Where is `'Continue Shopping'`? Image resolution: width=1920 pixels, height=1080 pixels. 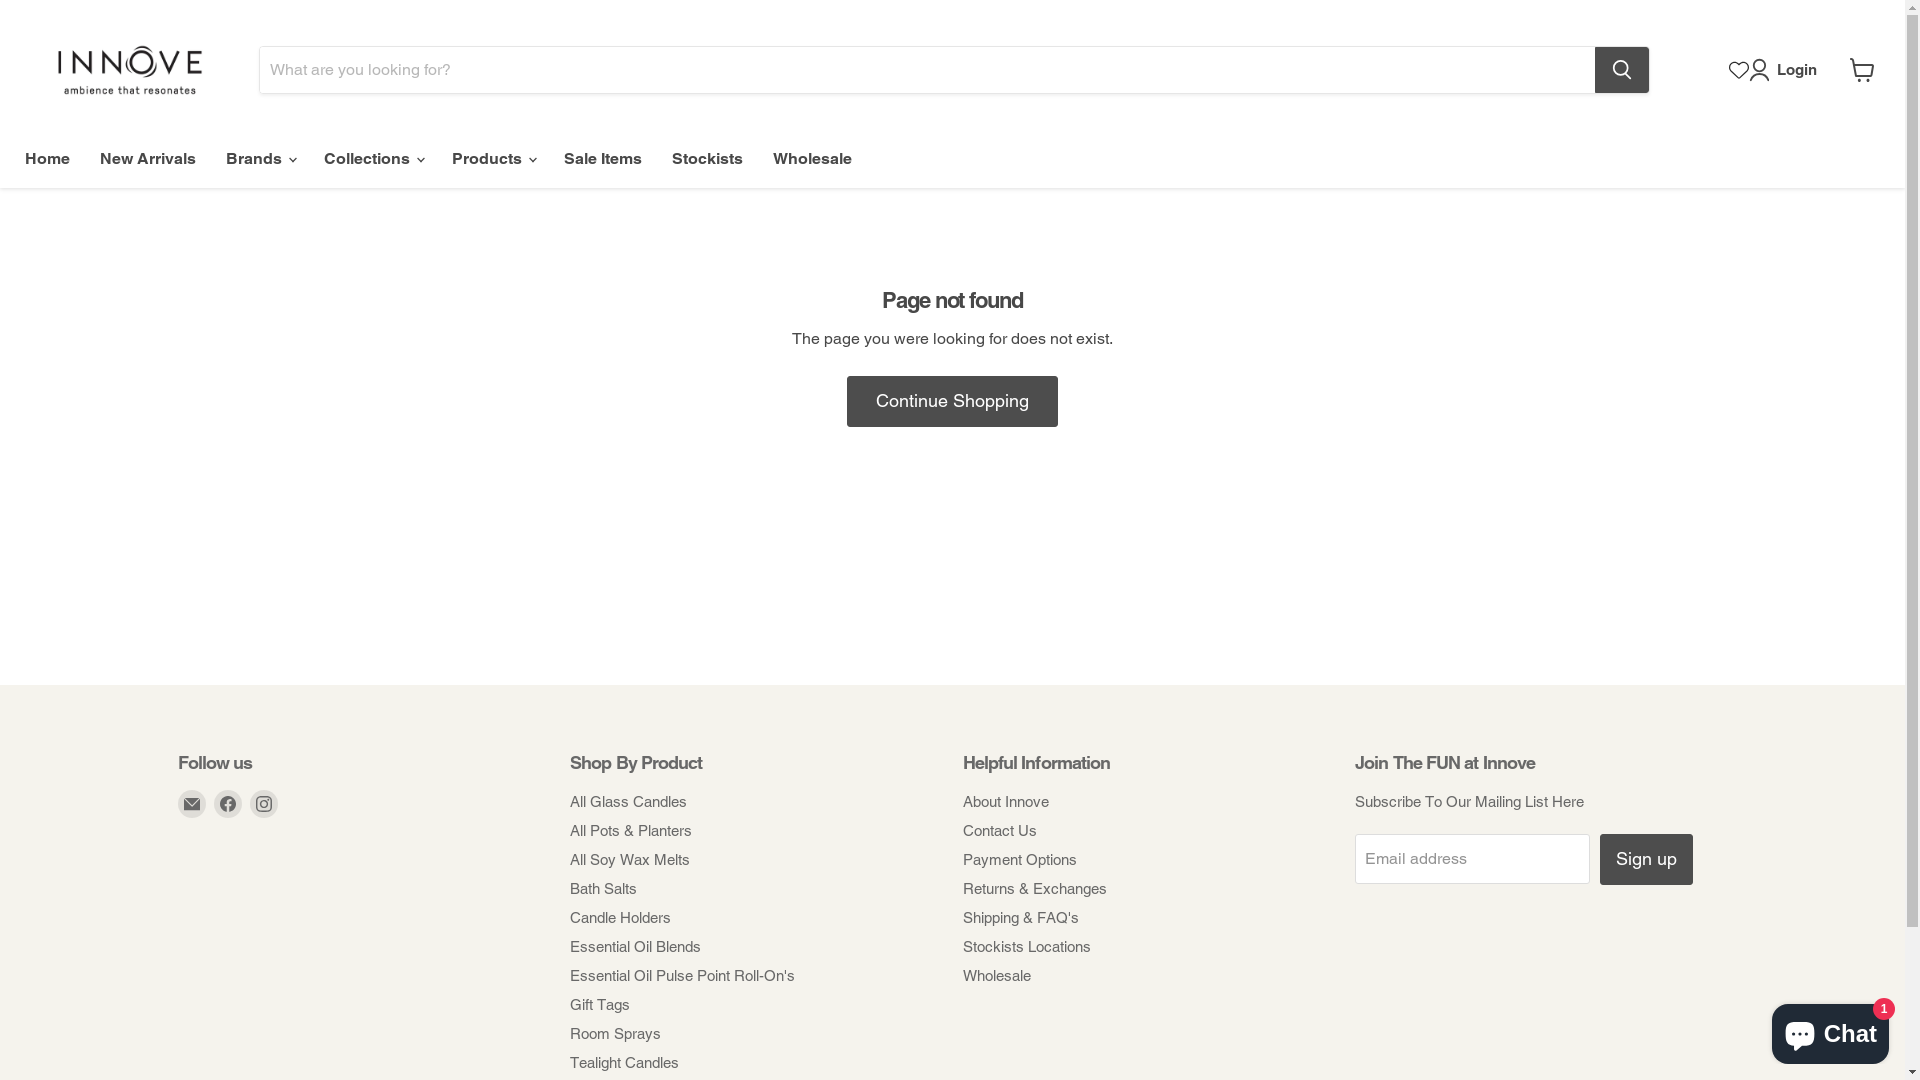
'Continue Shopping' is located at coordinates (951, 401).